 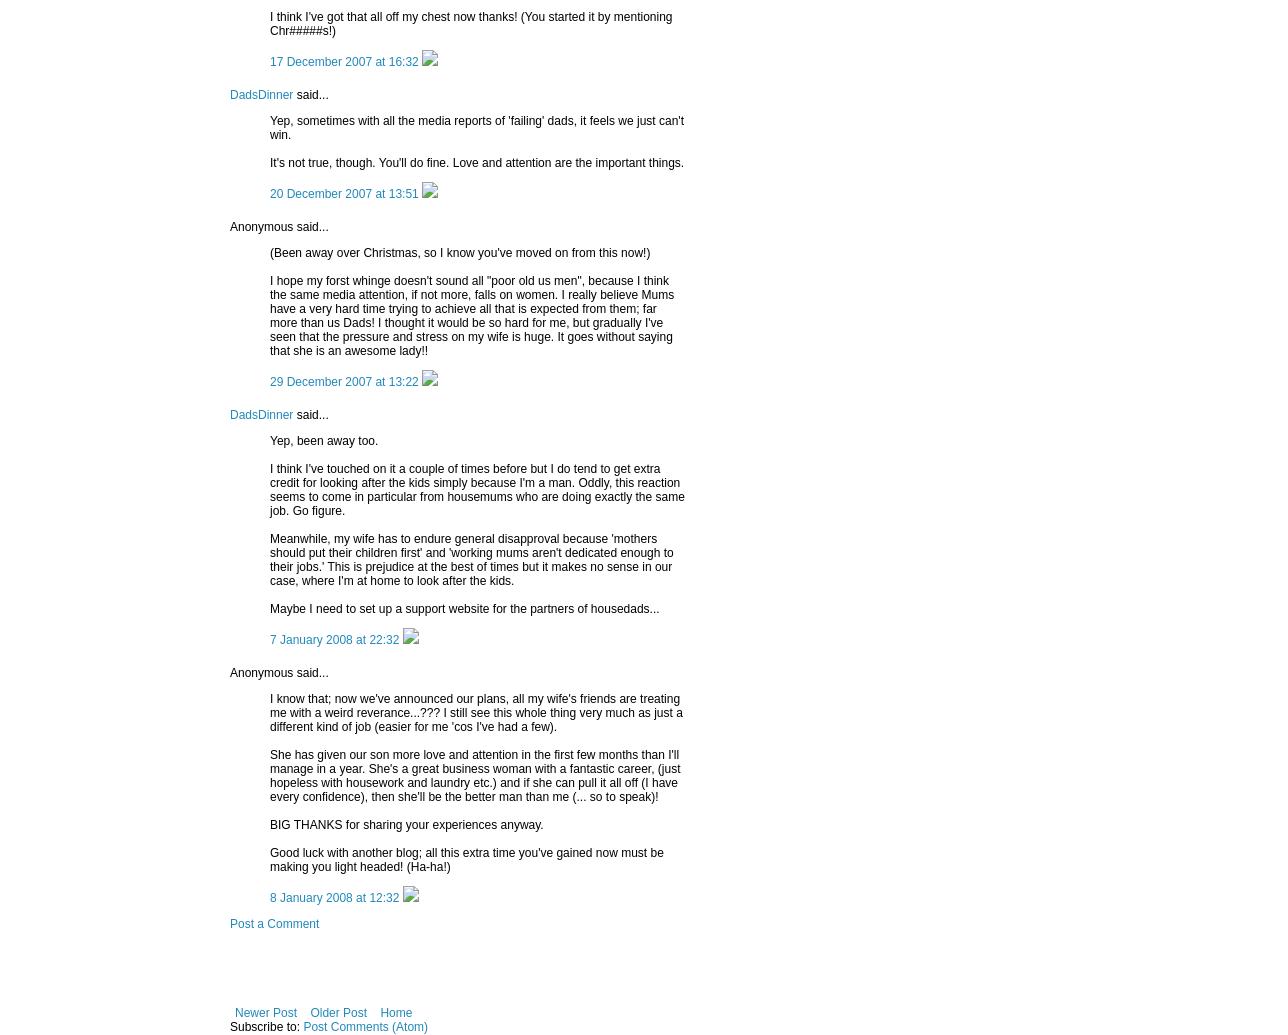 What do you see at coordinates (396, 1011) in the screenshot?
I see `'Home'` at bounding box center [396, 1011].